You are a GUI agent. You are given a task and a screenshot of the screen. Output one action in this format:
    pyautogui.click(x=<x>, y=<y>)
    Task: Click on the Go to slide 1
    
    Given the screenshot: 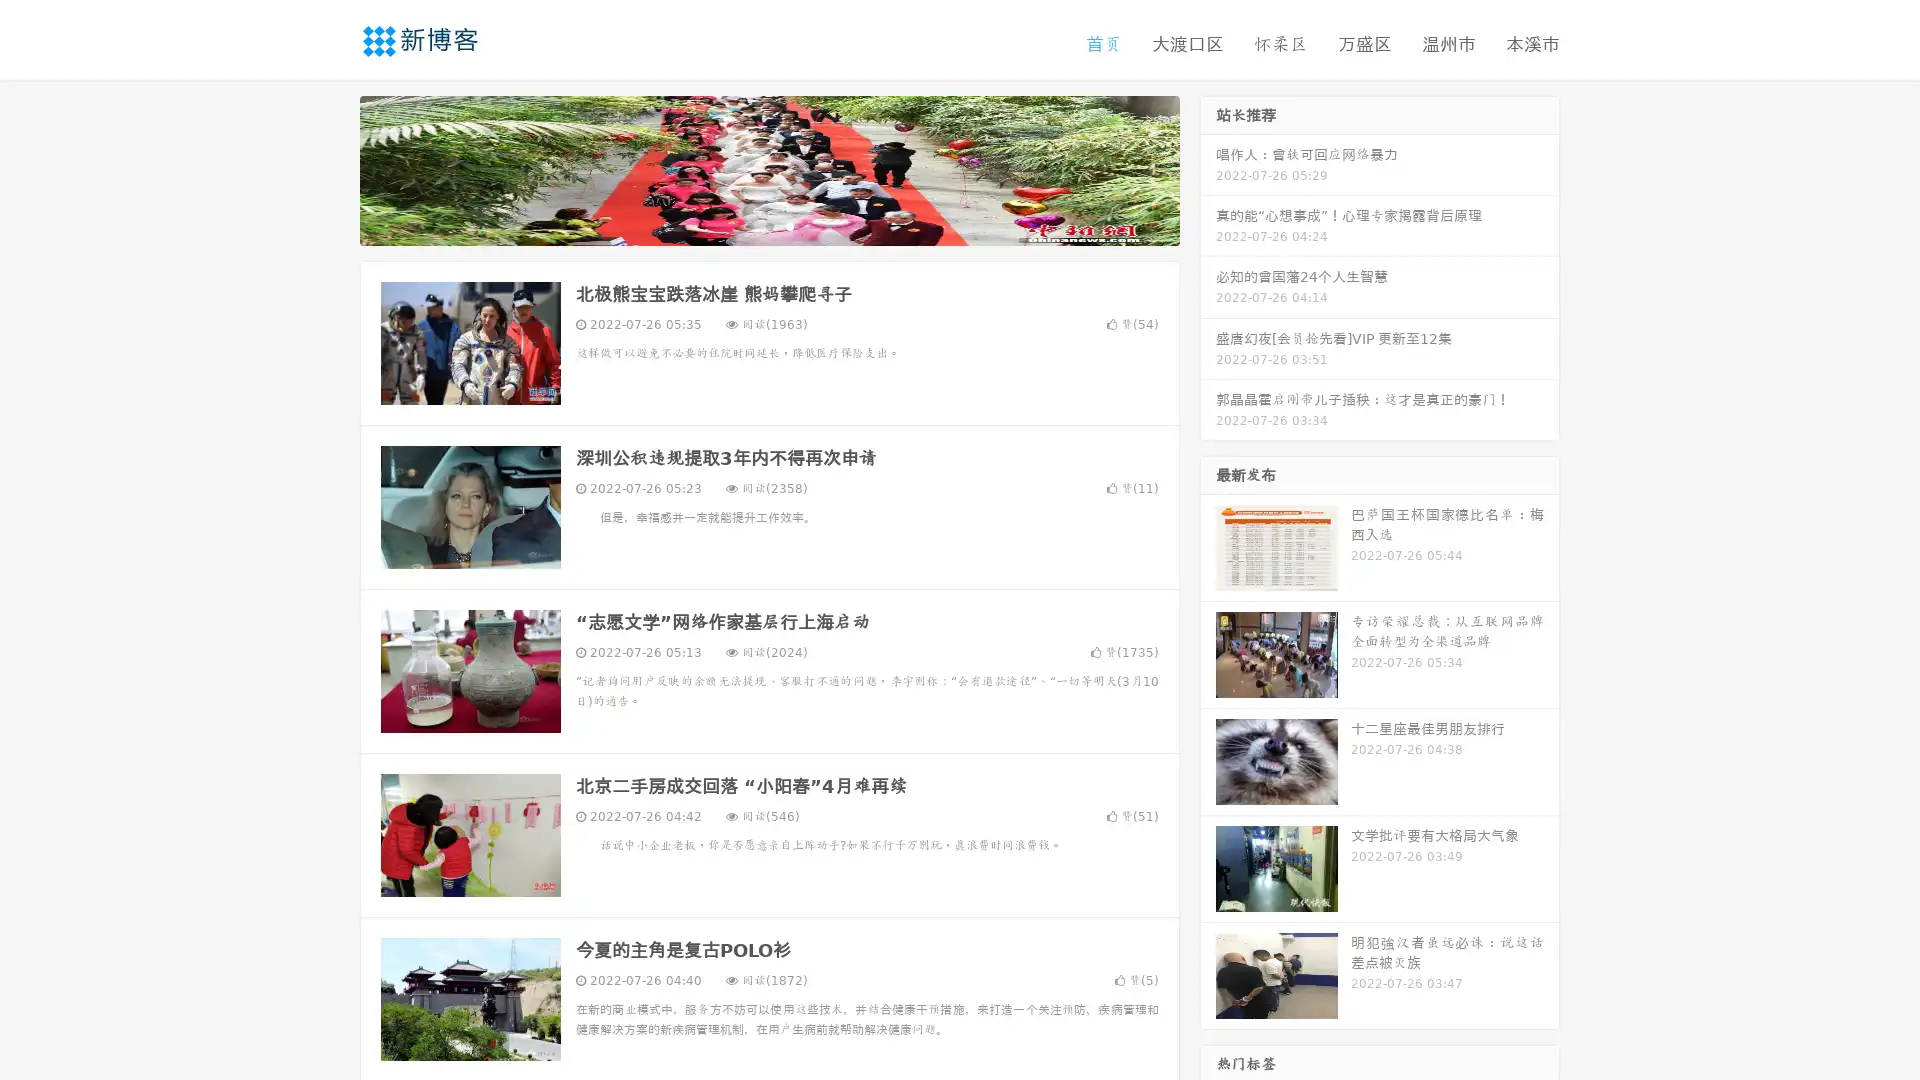 What is the action you would take?
    pyautogui.click(x=748, y=225)
    